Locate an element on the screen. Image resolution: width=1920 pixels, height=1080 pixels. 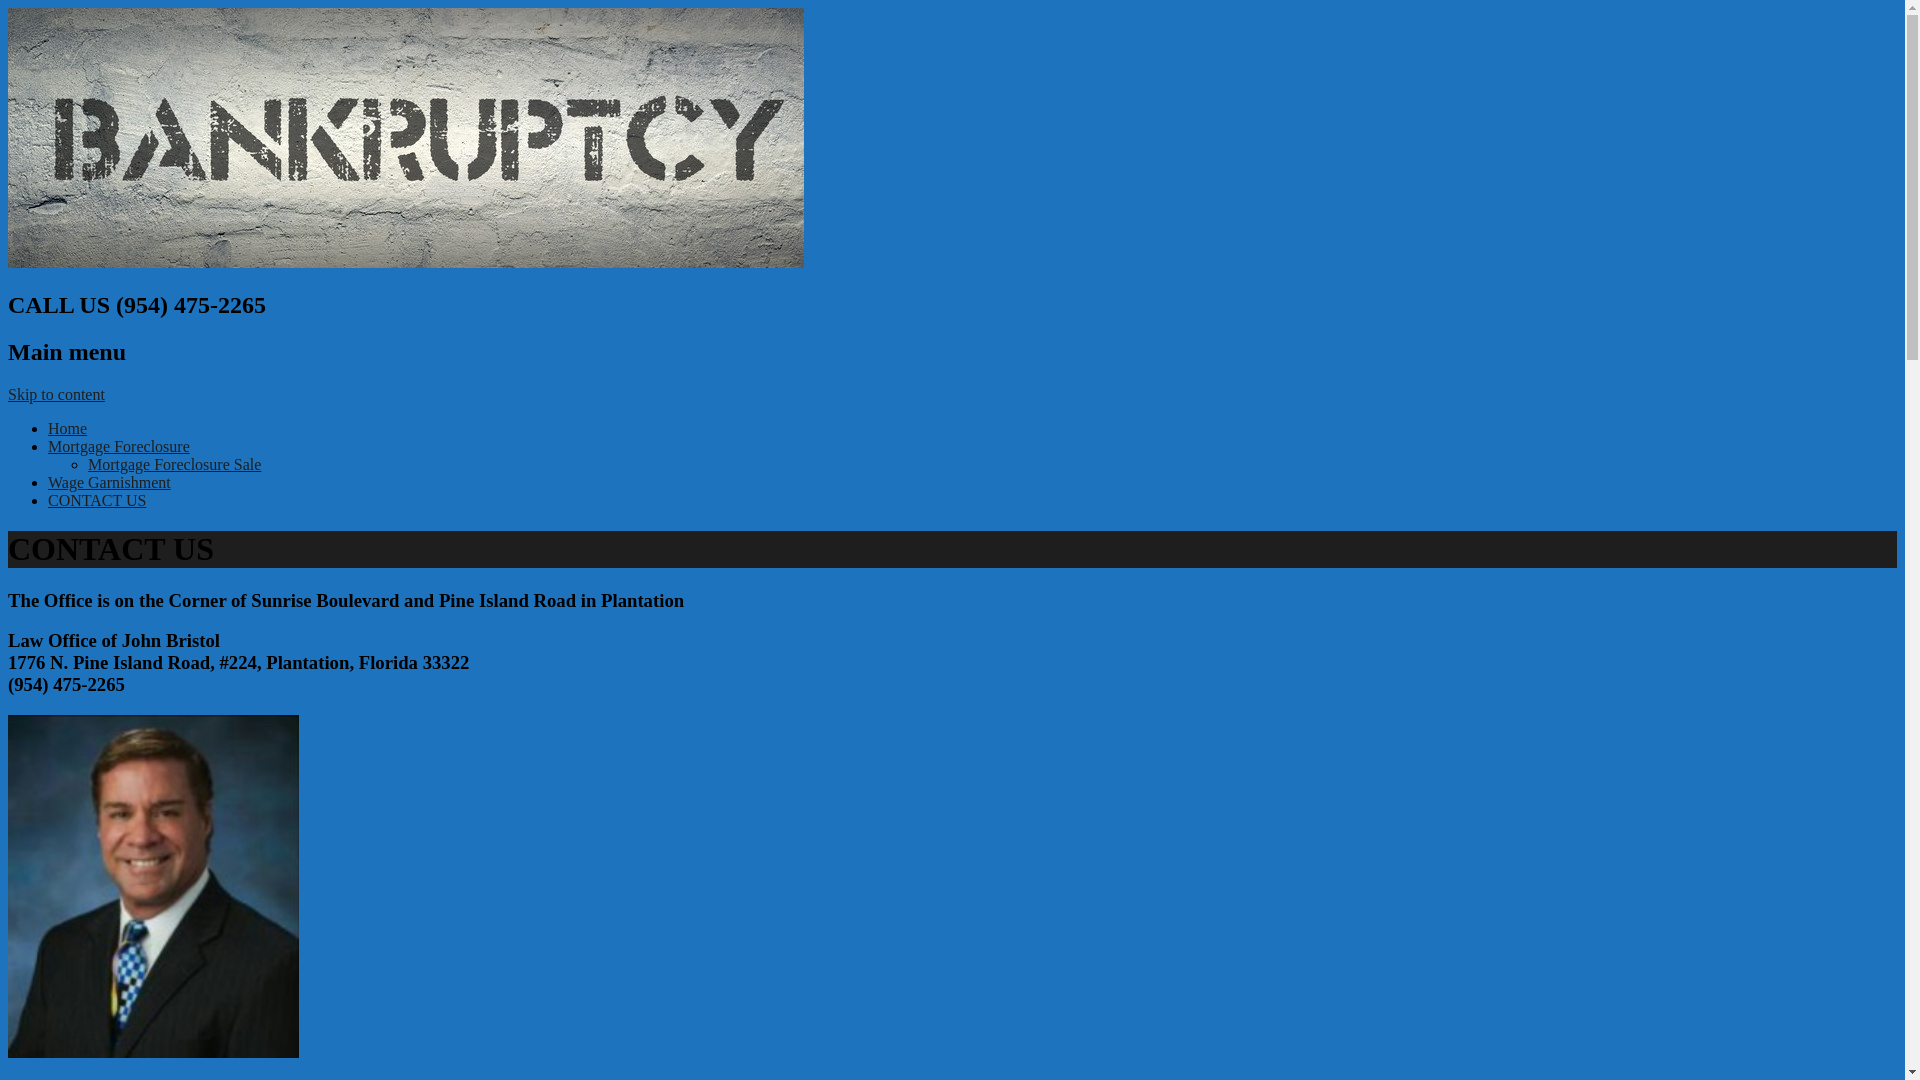
'Home' is located at coordinates (67, 427).